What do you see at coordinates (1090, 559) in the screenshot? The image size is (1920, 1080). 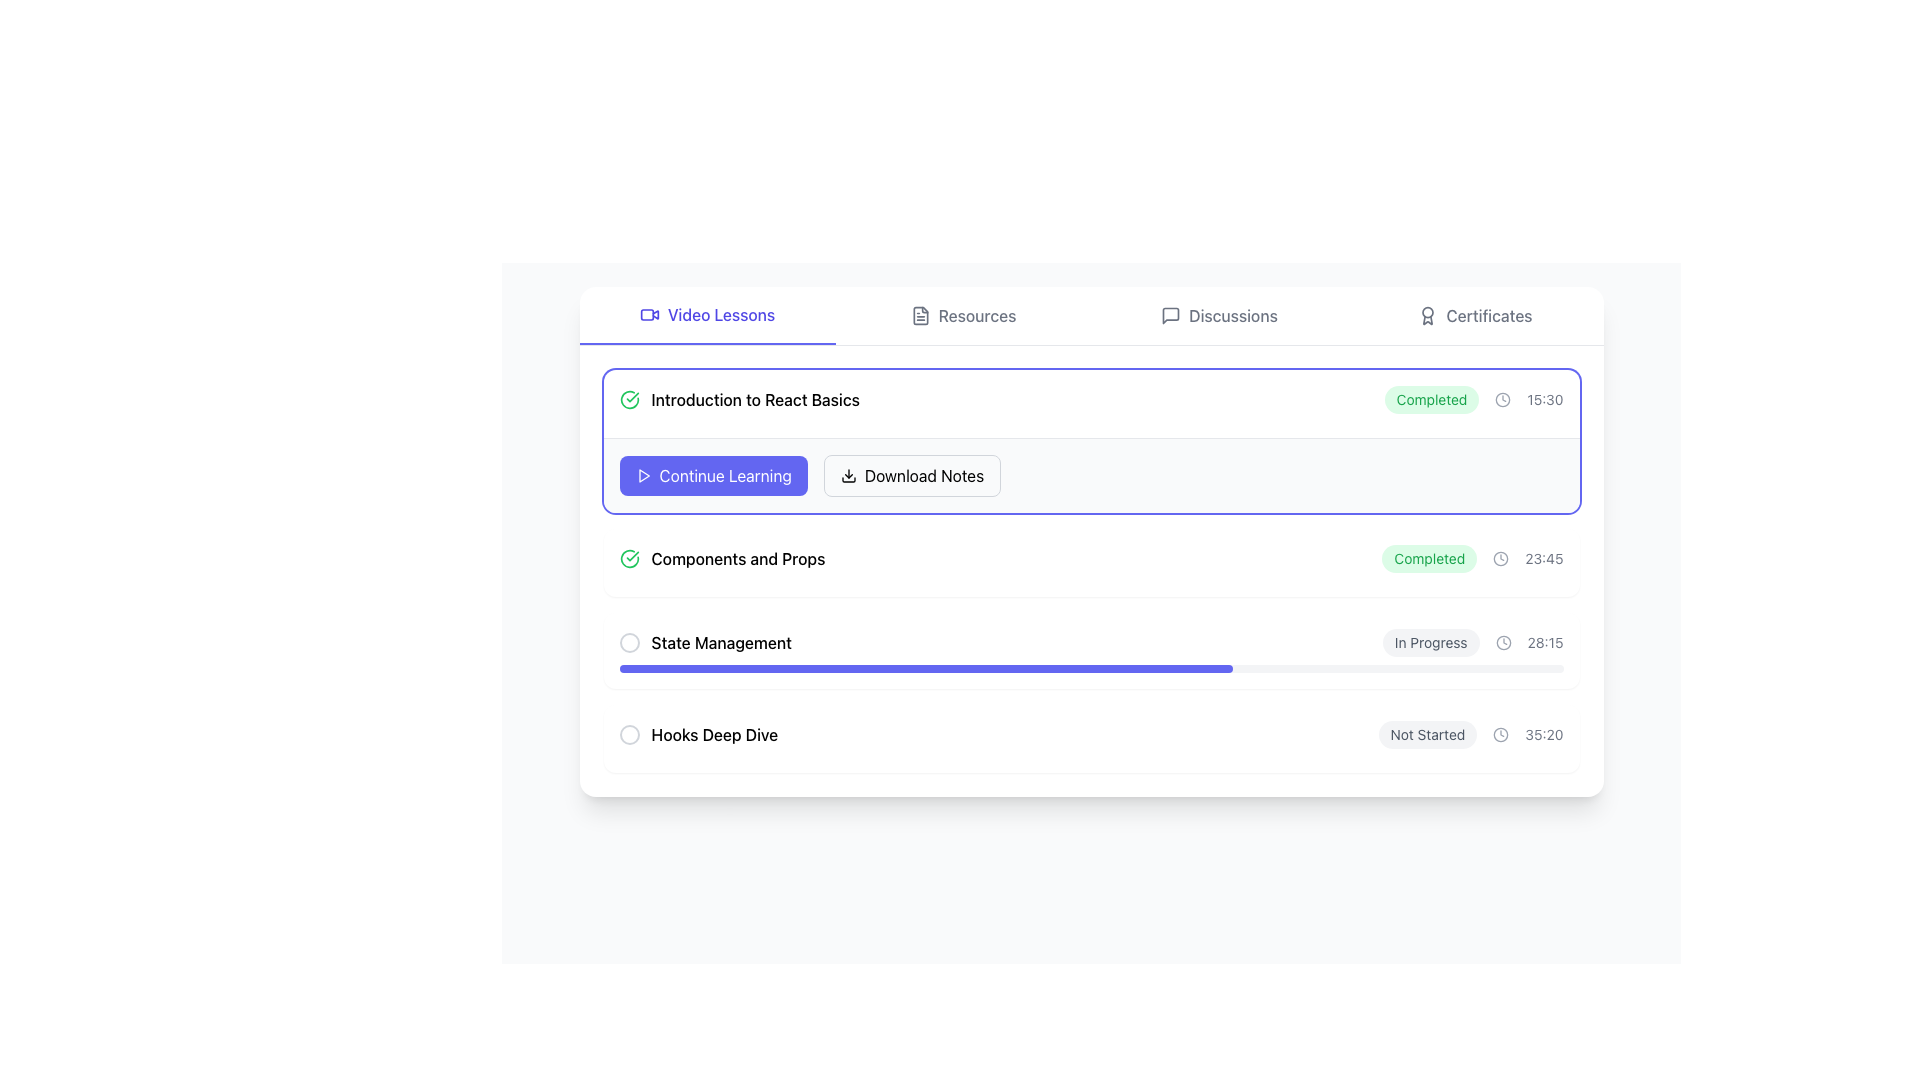 I see `the checkbox of the completed lesson 'Components and Props'` at bounding box center [1090, 559].